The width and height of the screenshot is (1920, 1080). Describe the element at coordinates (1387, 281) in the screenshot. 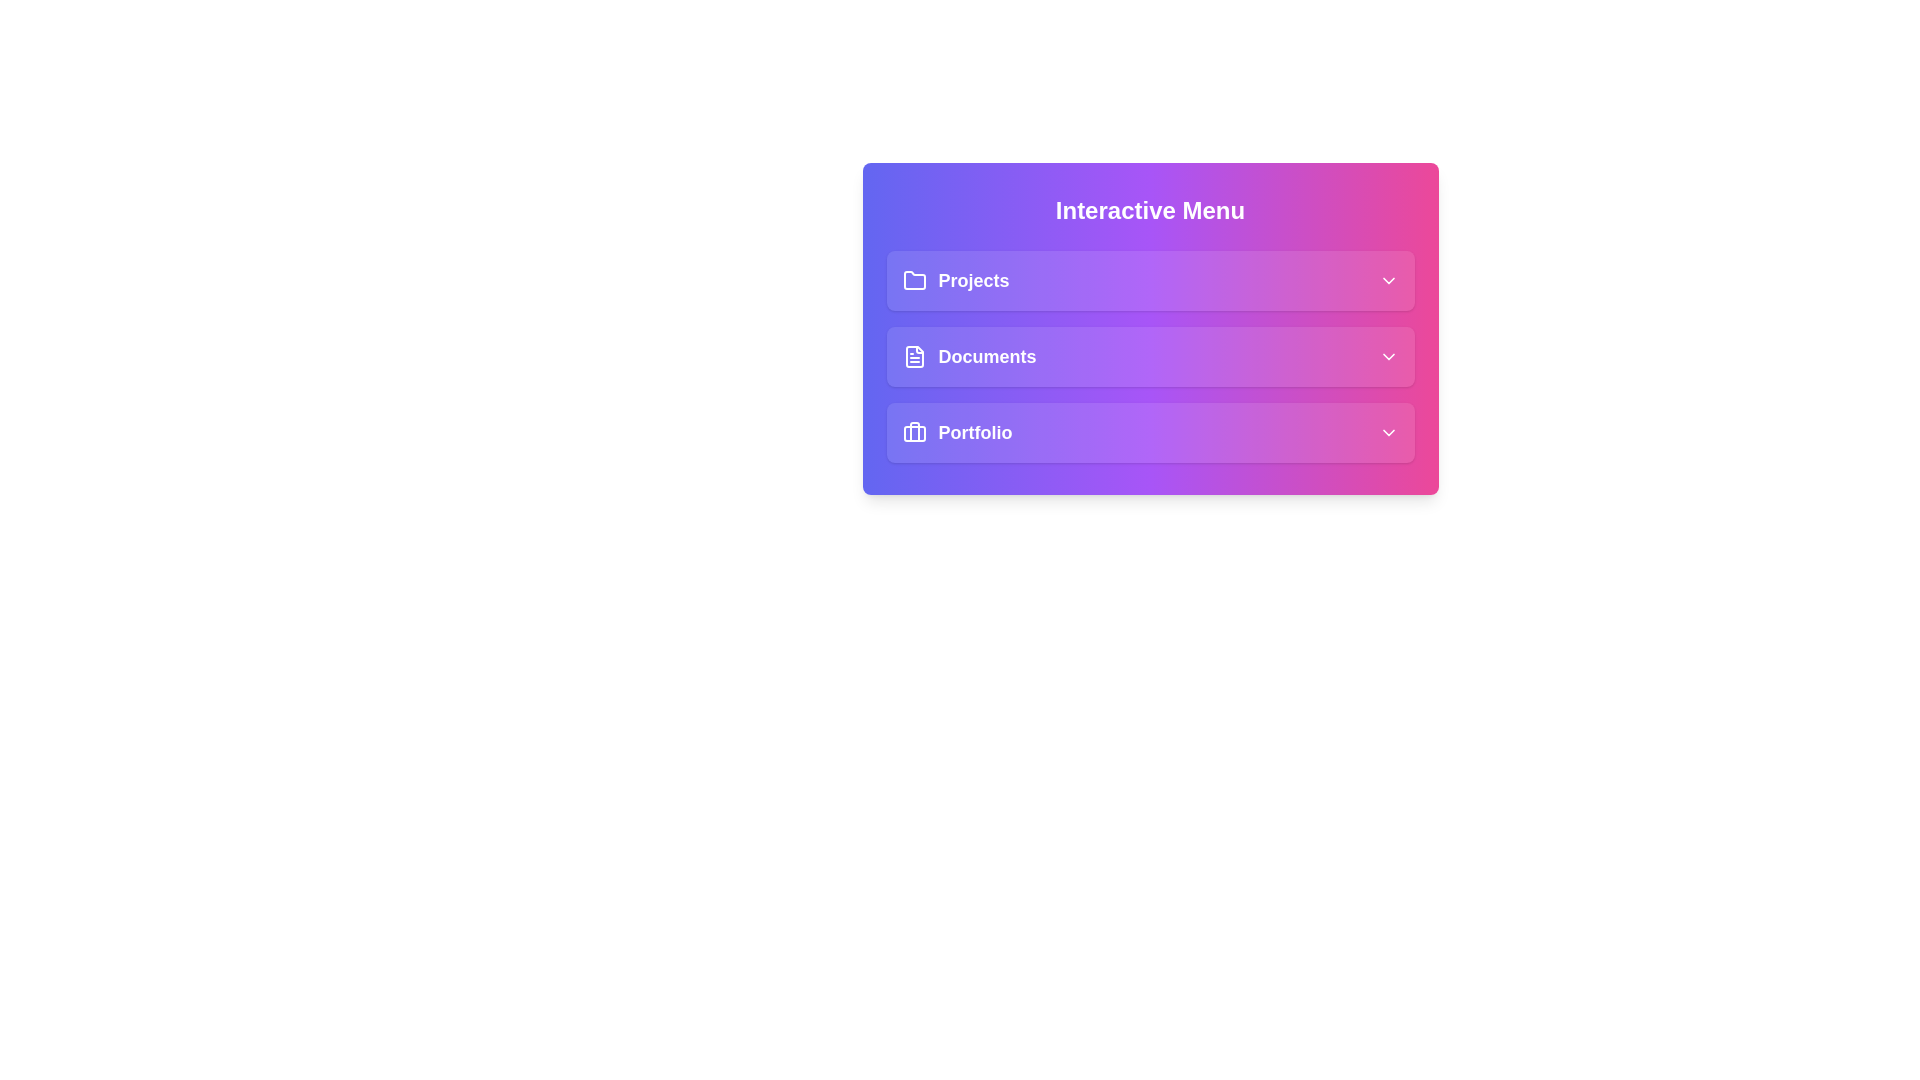

I see `the chevron icon that toggles the visibility of items within the 'Projects' dropdown menu, located to the far right of the 'Projects' label` at that location.